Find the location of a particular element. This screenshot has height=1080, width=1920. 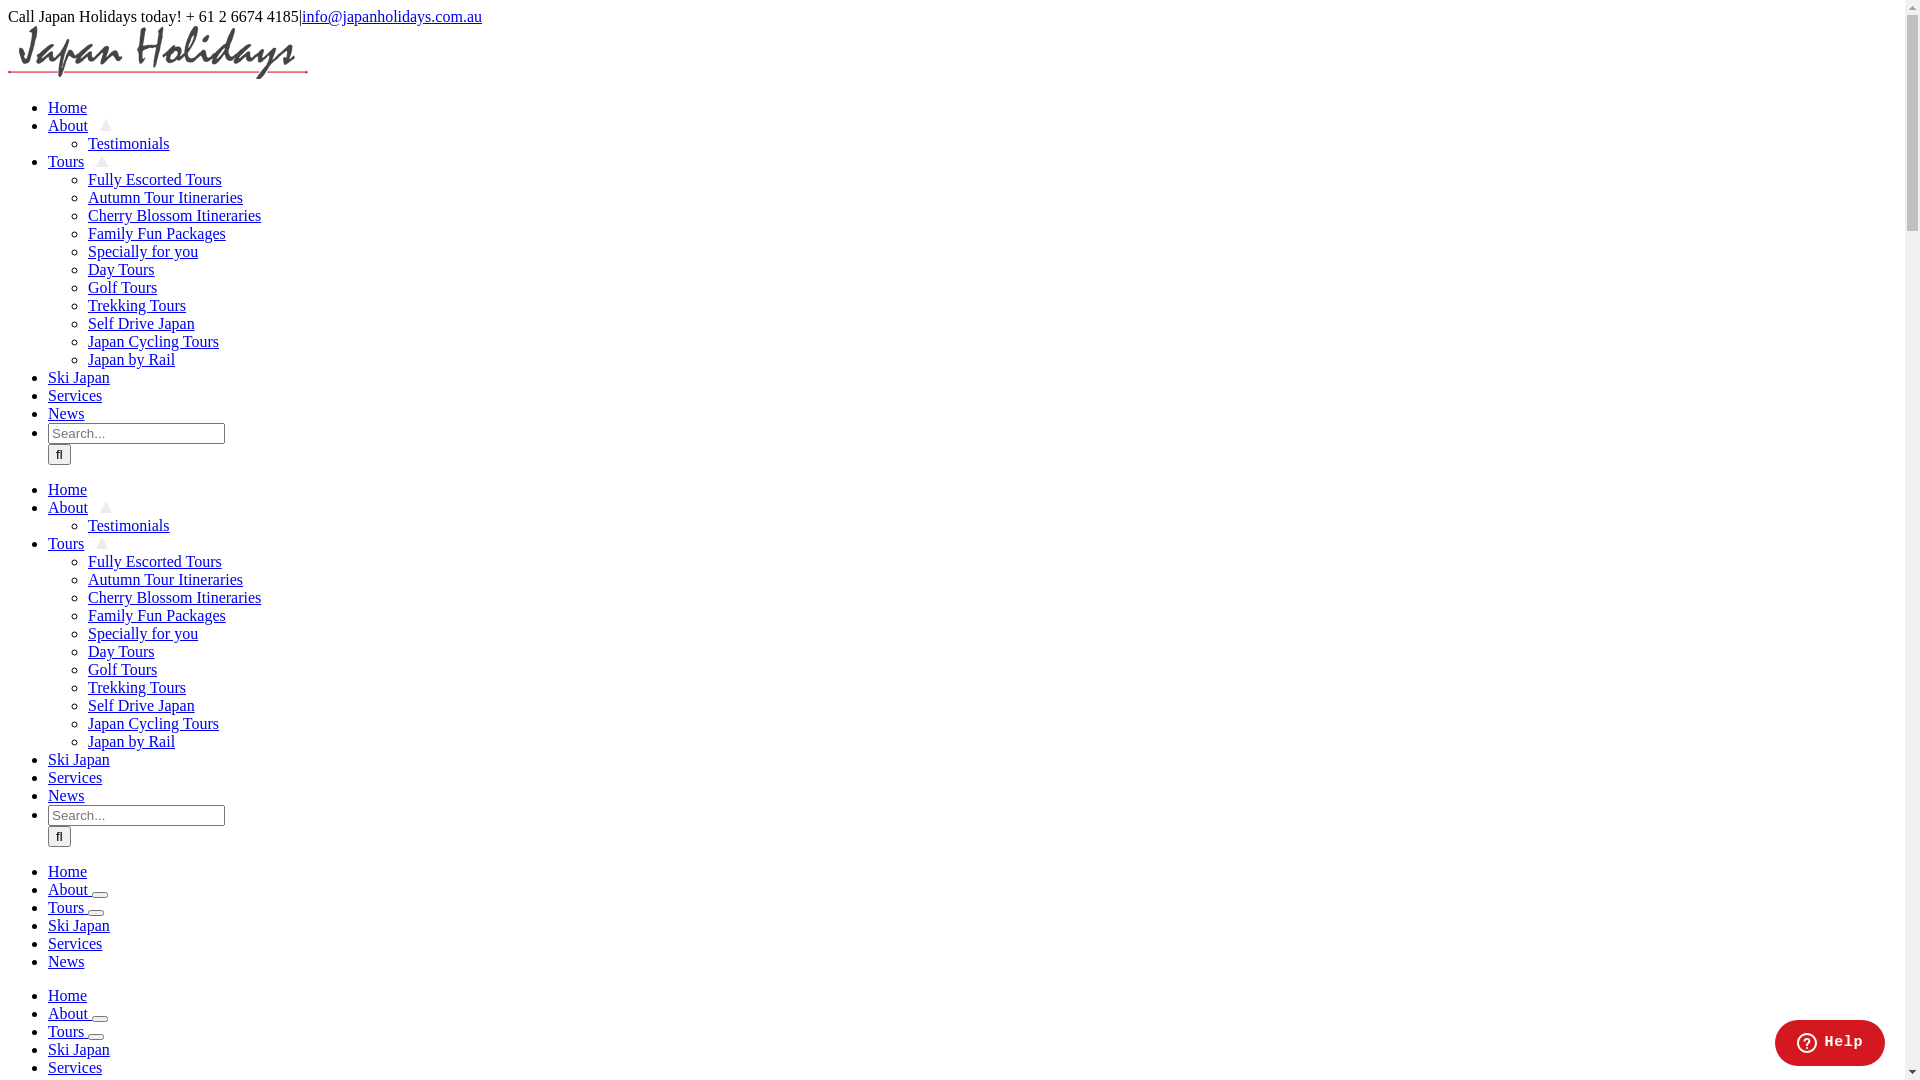

'Services' is located at coordinates (48, 943).